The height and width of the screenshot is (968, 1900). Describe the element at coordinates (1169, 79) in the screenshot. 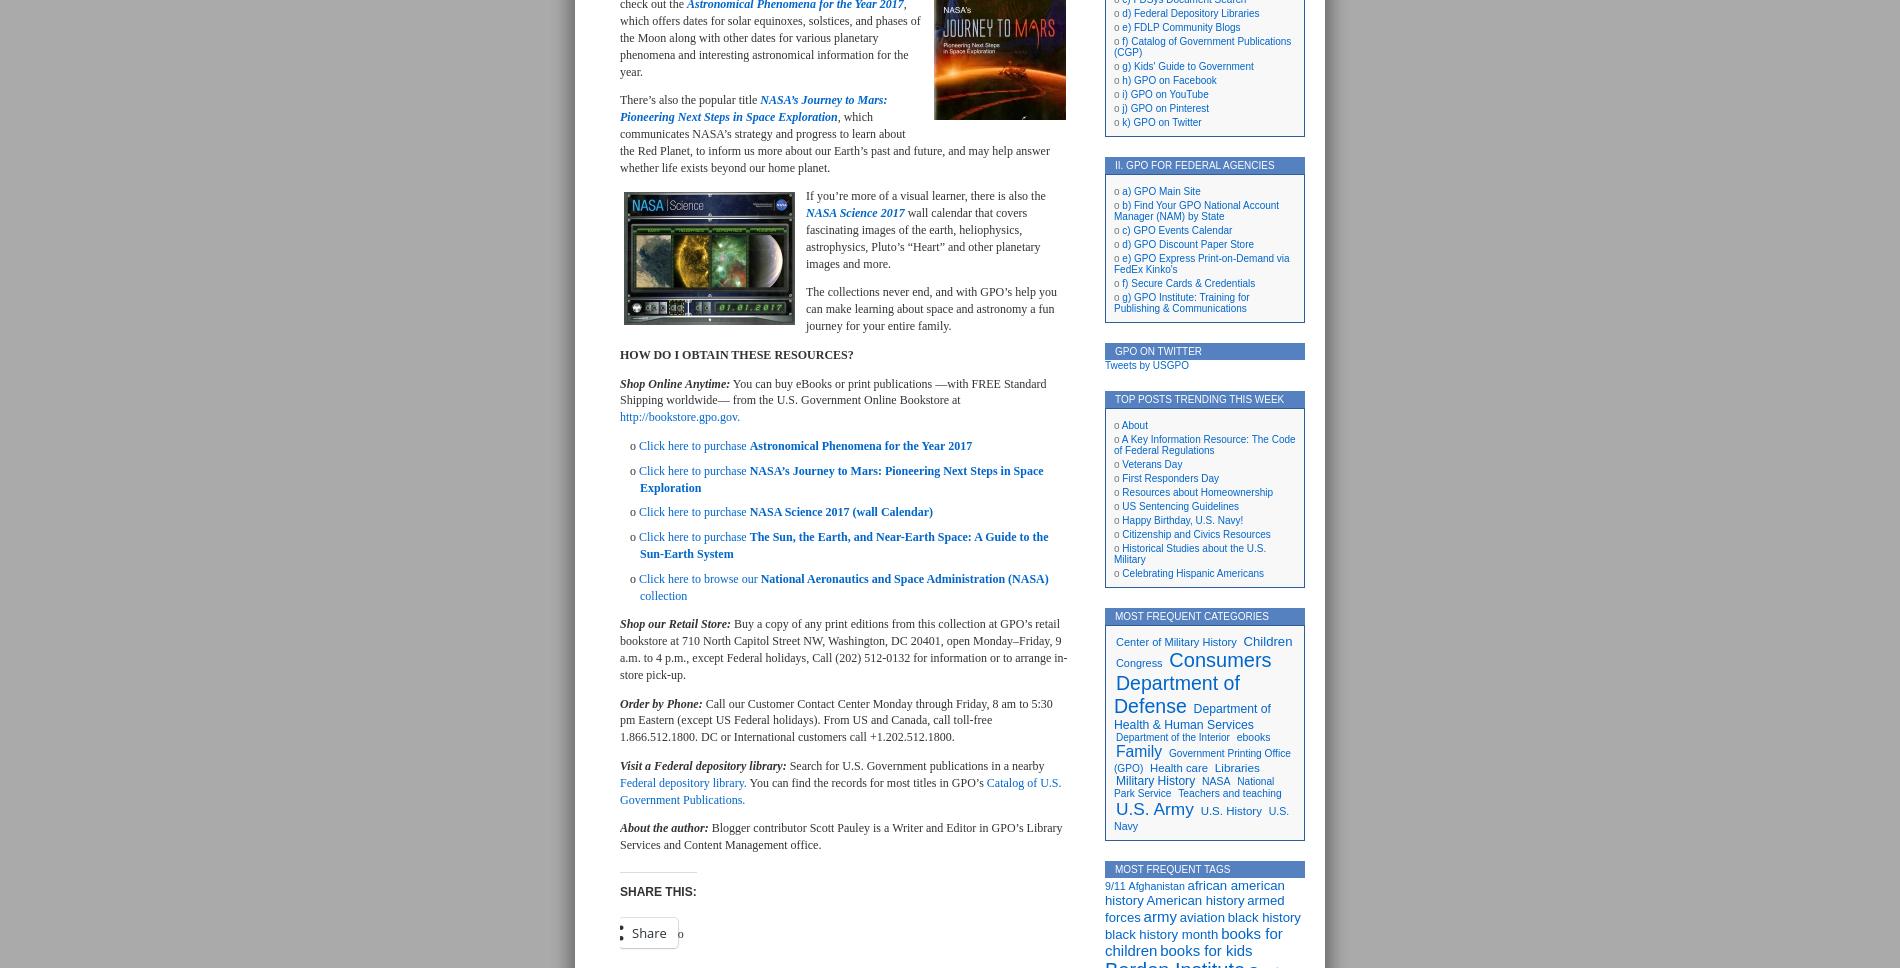

I see `'h) GPO on Facebook'` at that location.